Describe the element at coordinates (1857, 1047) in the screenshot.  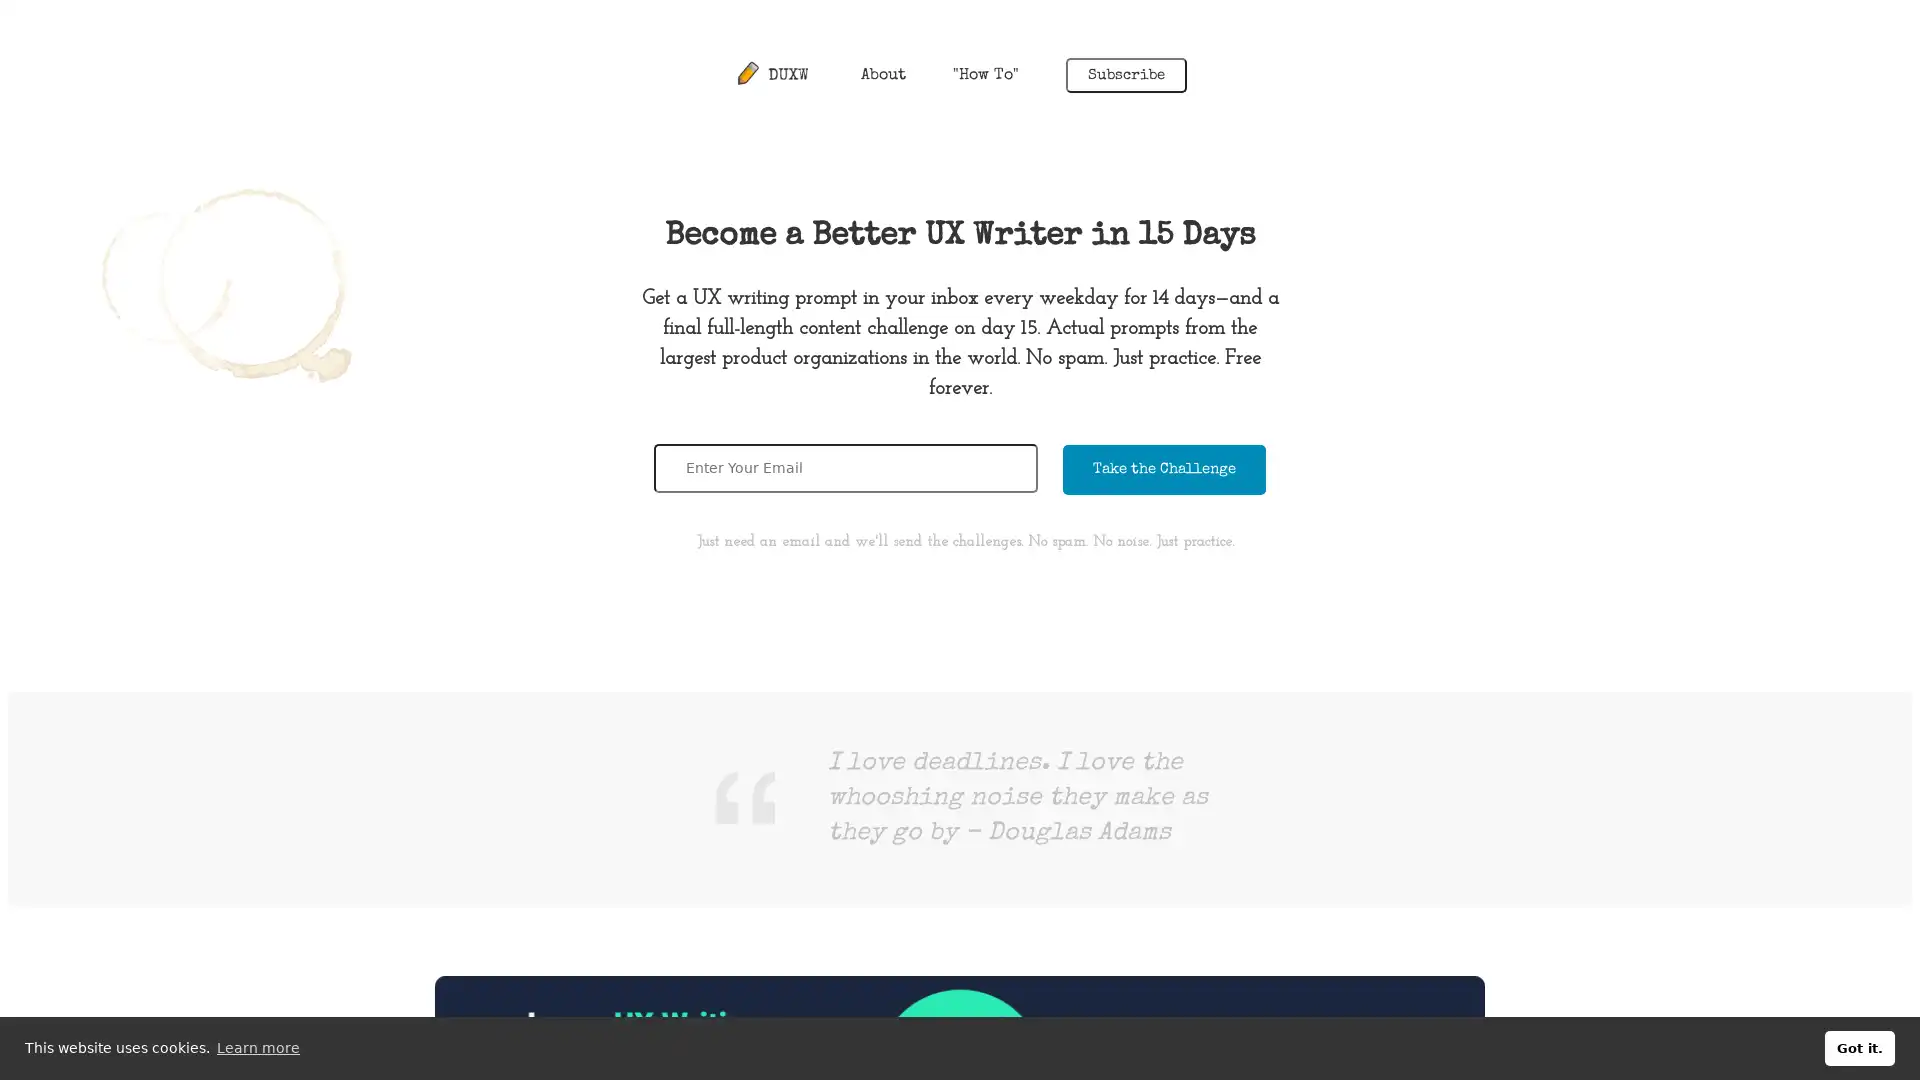
I see `dismiss cookie message` at that location.